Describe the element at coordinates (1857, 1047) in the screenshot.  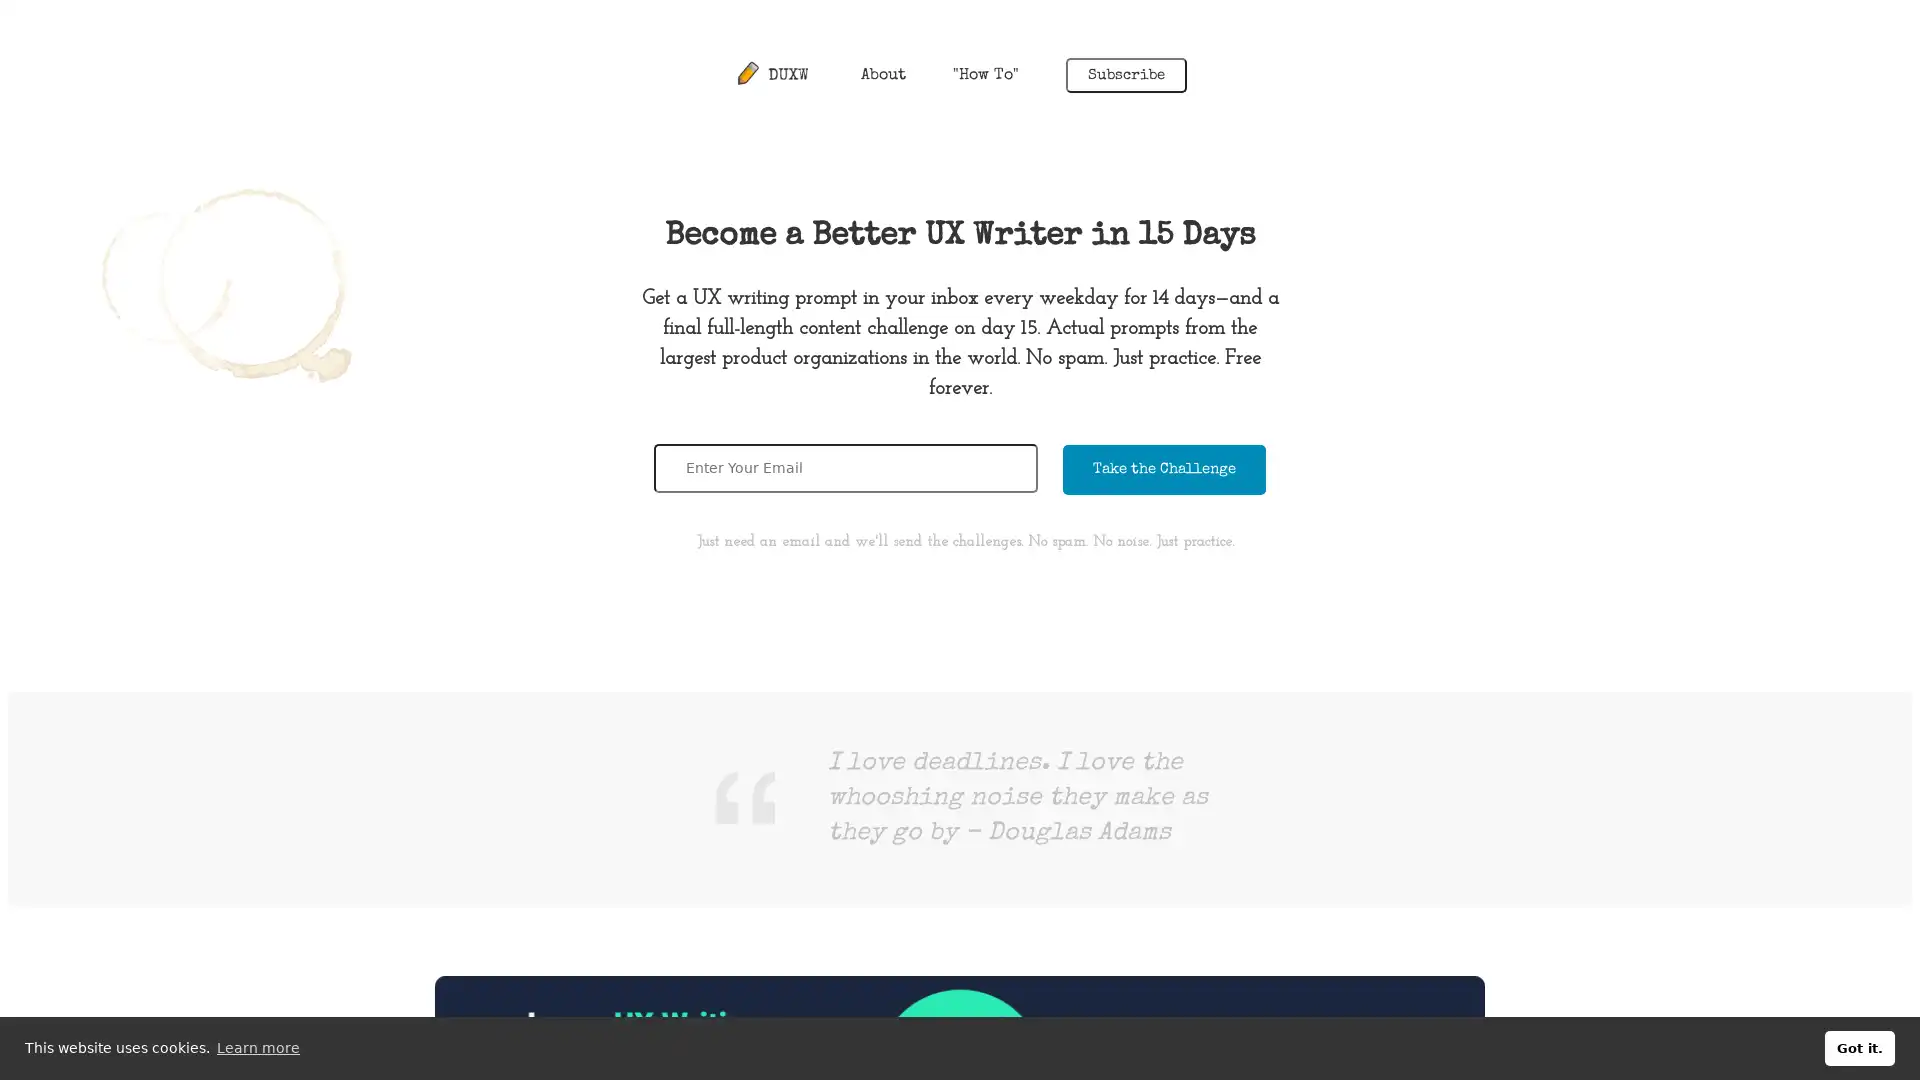
I see `dismiss cookie message` at that location.